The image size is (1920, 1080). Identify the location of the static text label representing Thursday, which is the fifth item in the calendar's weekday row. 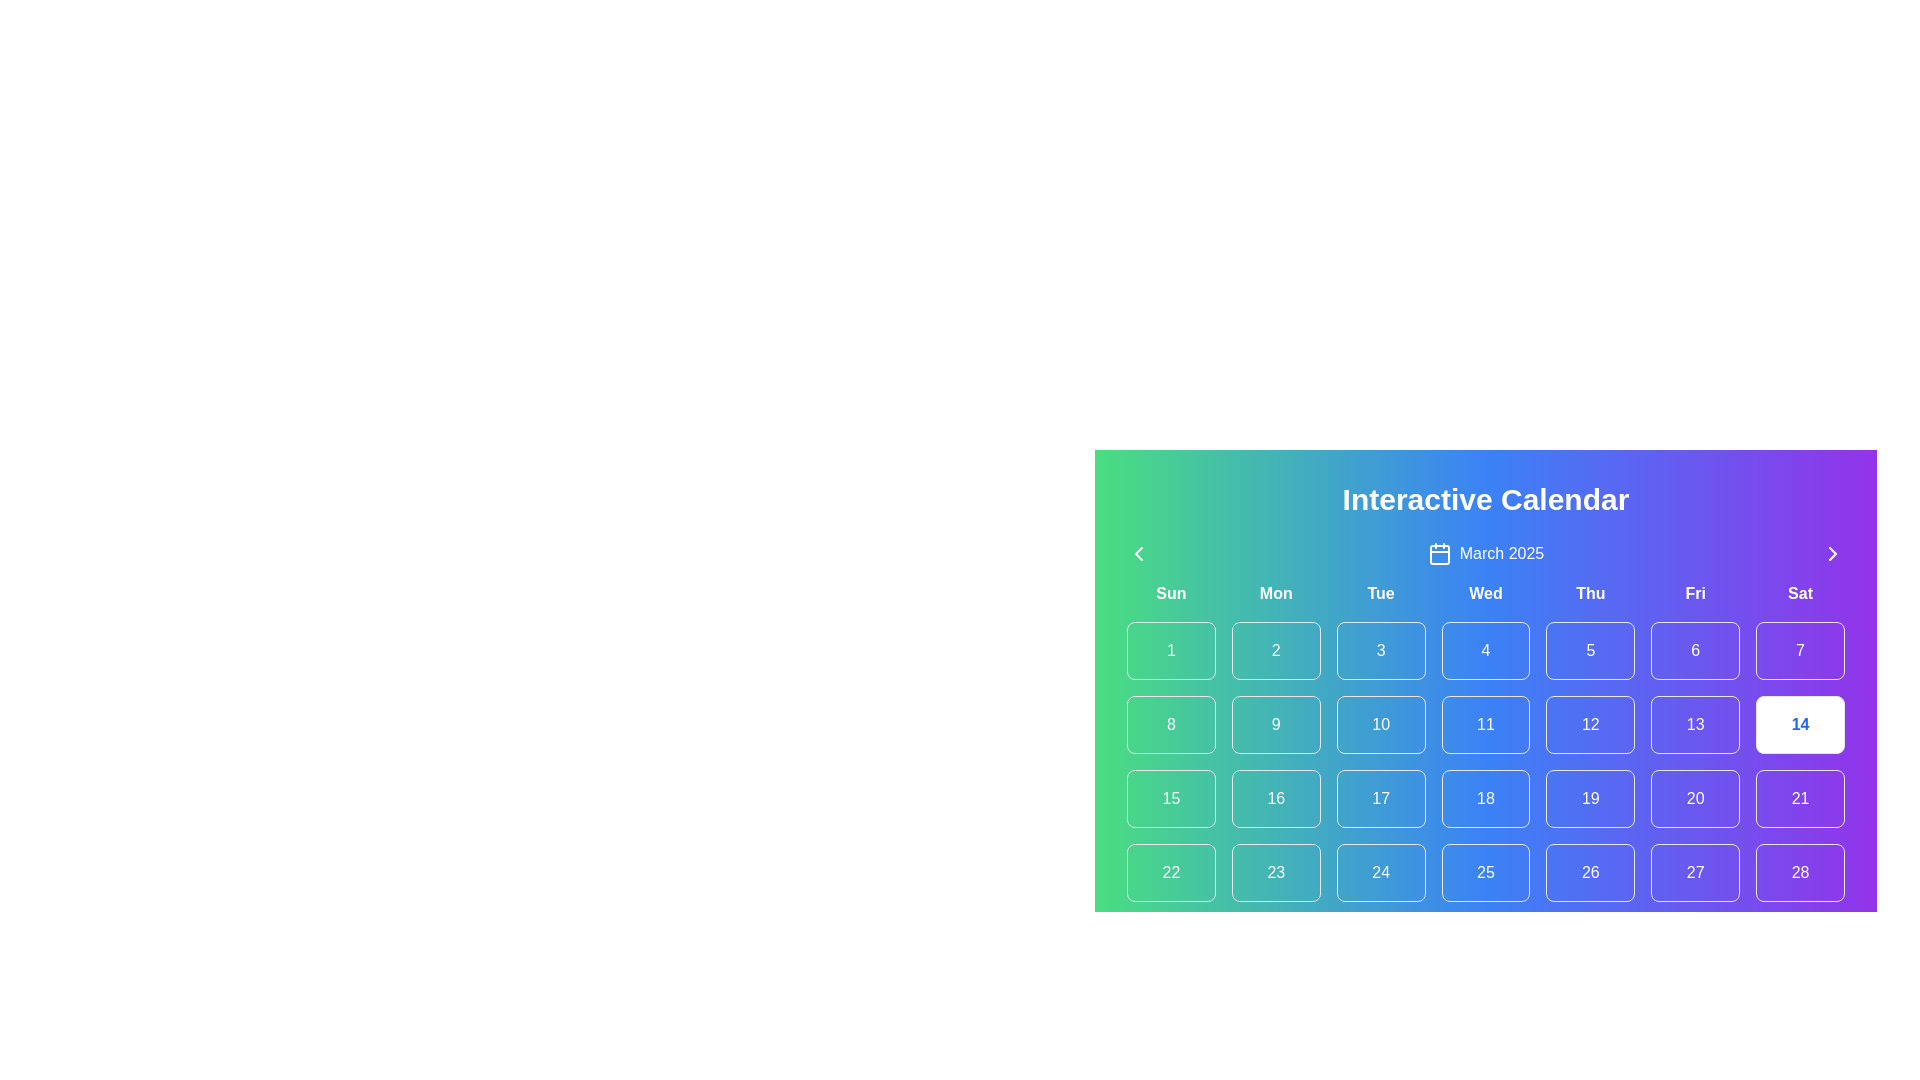
(1589, 593).